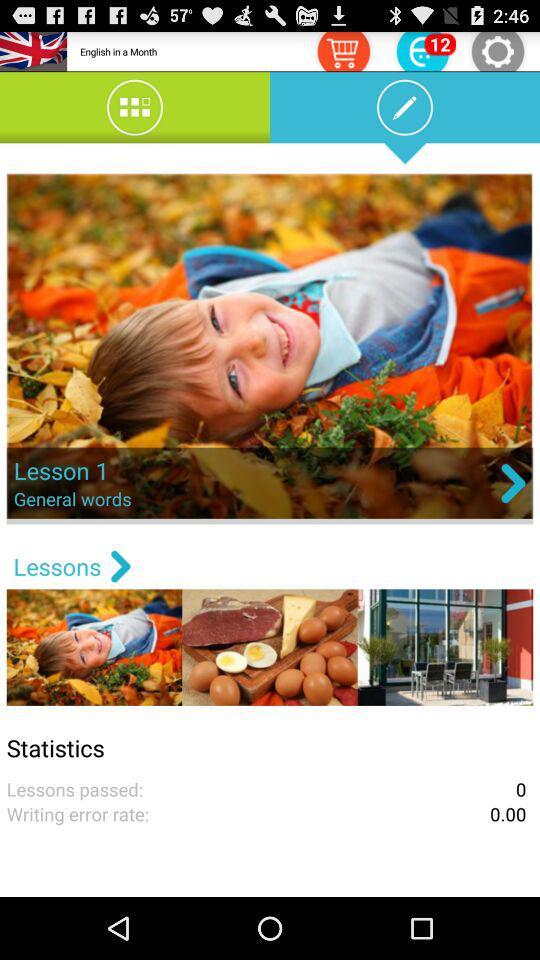 This screenshot has width=540, height=960. Describe the element at coordinates (342, 53) in the screenshot. I see `the cart icon` at that location.